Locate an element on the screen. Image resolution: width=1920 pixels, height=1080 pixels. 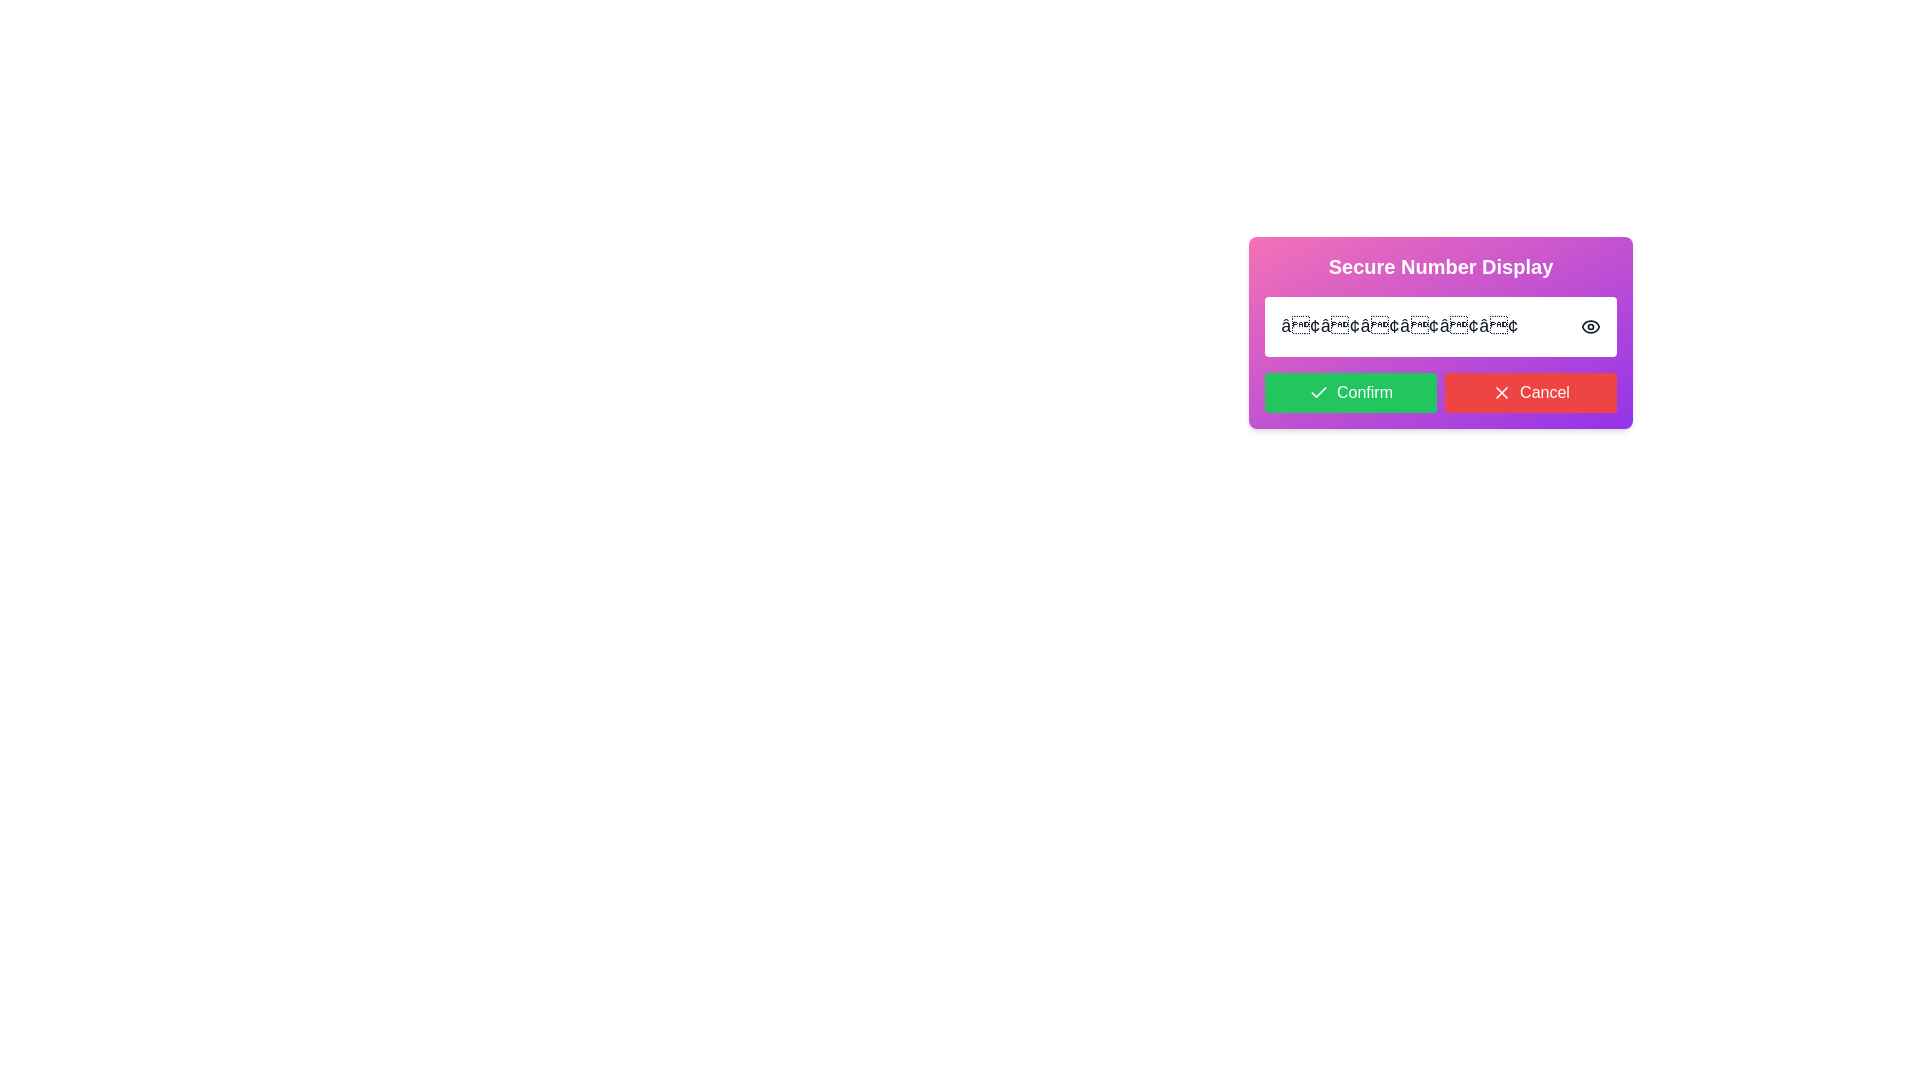
the title header labeled 'Secure Number Display', which is styled in bold and centered format, located at the top of the dialog box or card is located at coordinates (1440, 265).